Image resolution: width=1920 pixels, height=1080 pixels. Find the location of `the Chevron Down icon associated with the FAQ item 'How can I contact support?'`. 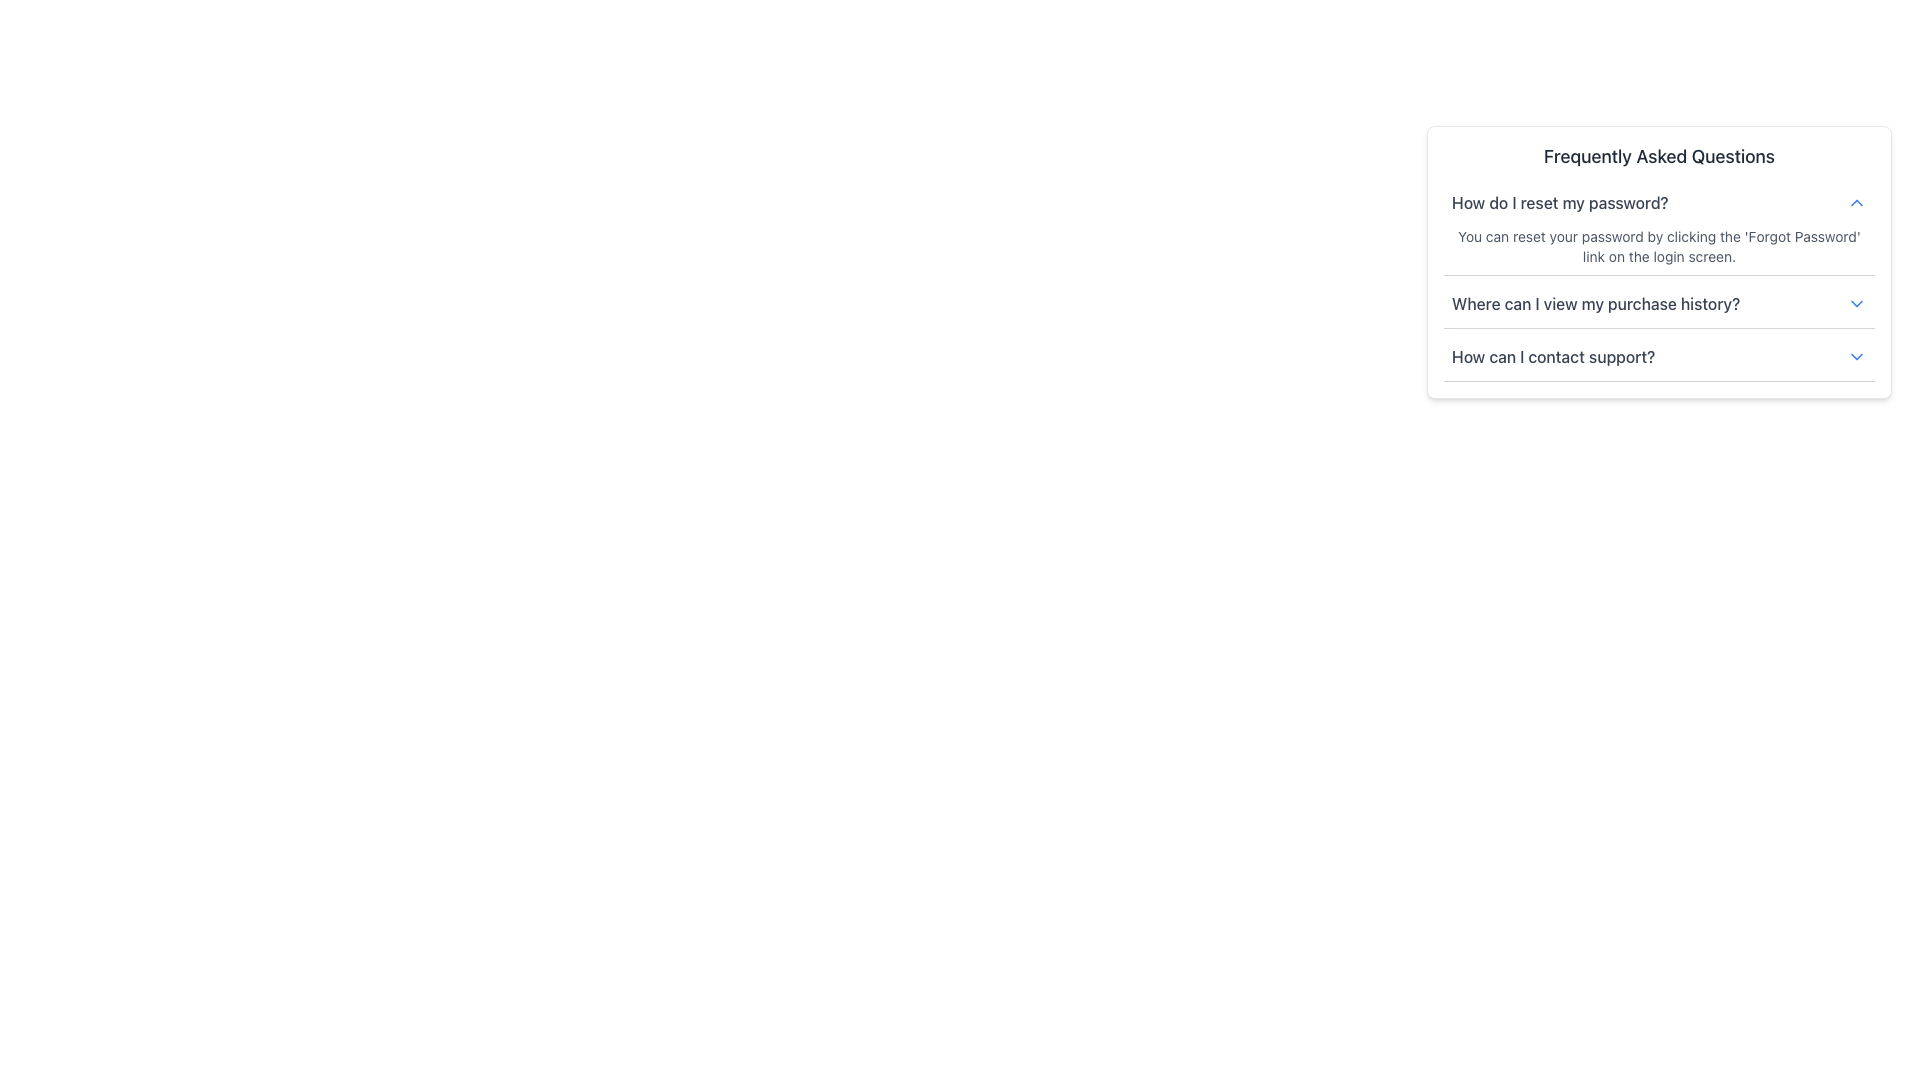

the Chevron Down icon associated with the FAQ item 'How can I contact support?' is located at coordinates (1856, 356).